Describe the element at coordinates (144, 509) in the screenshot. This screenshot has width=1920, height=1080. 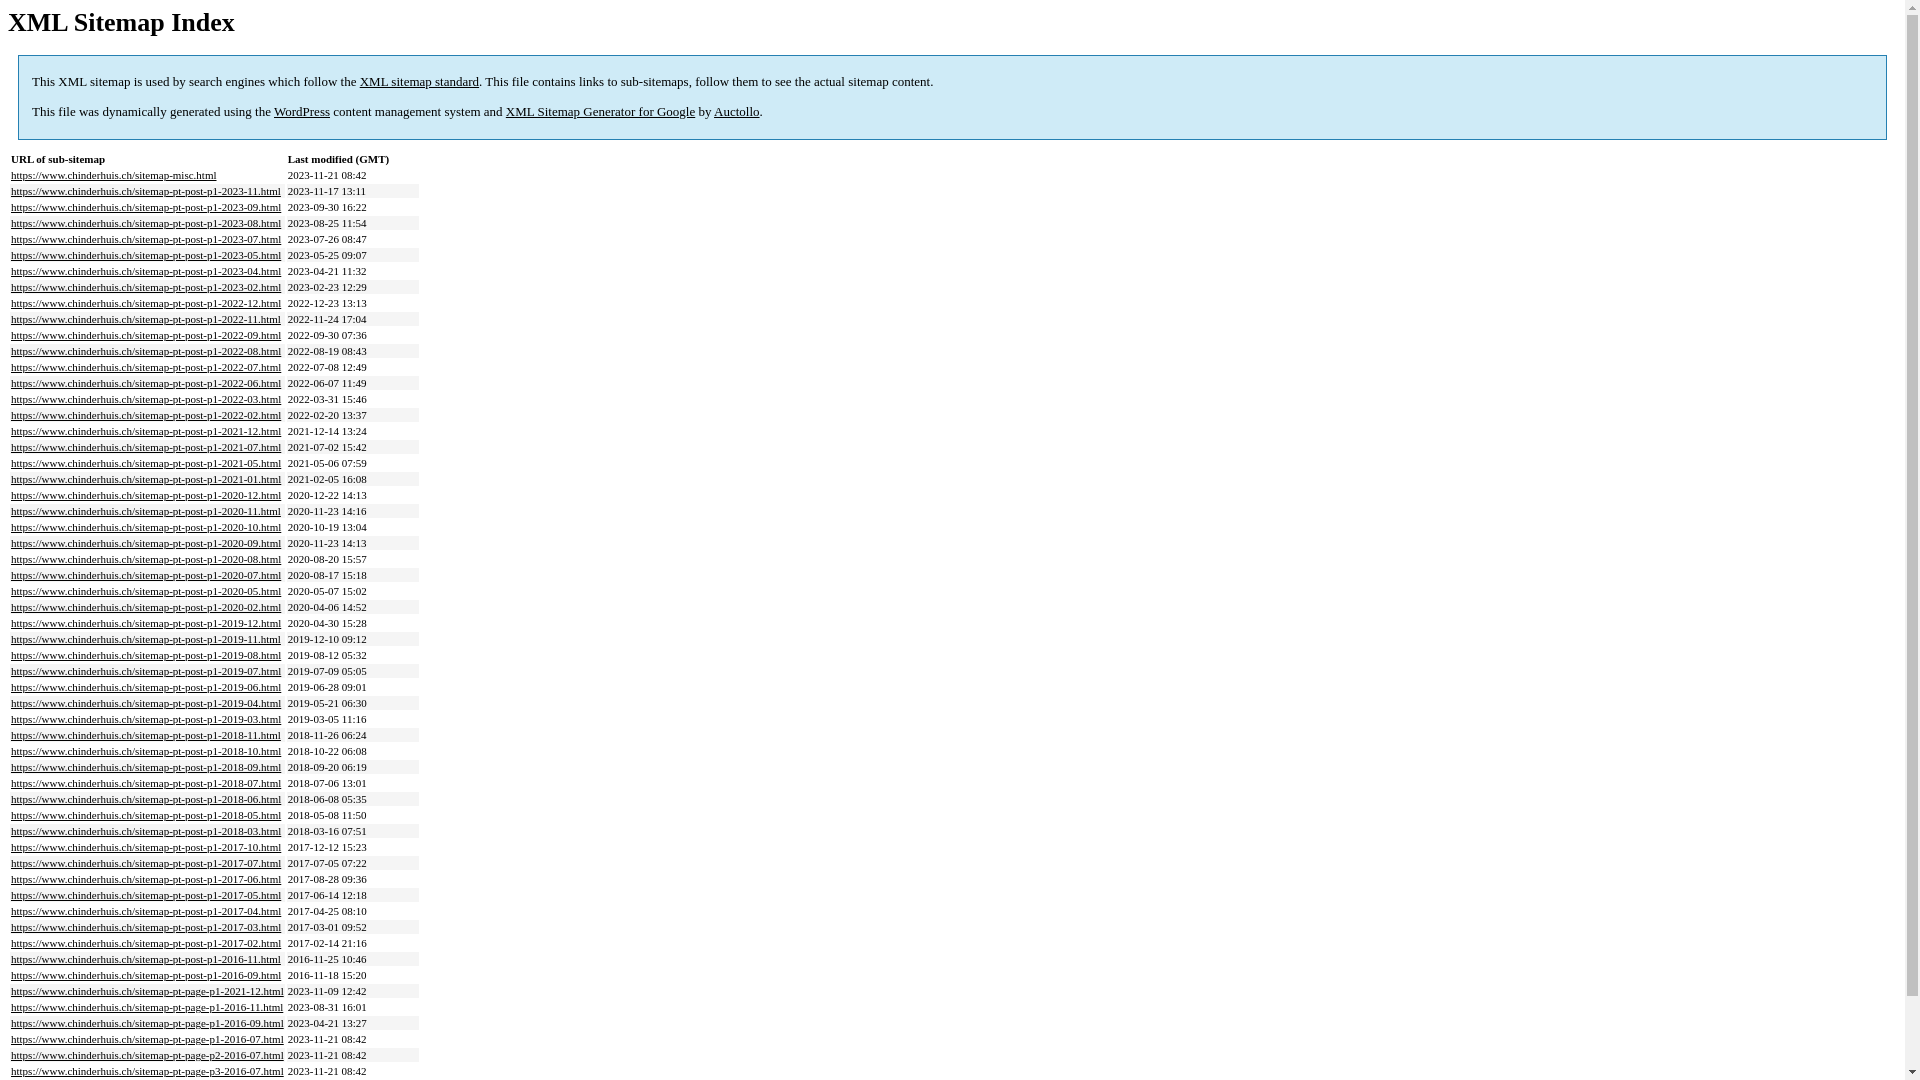
I see `'https://www.chinderhuis.ch/sitemap-pt-post-p1-2020-11.html'` at that location.